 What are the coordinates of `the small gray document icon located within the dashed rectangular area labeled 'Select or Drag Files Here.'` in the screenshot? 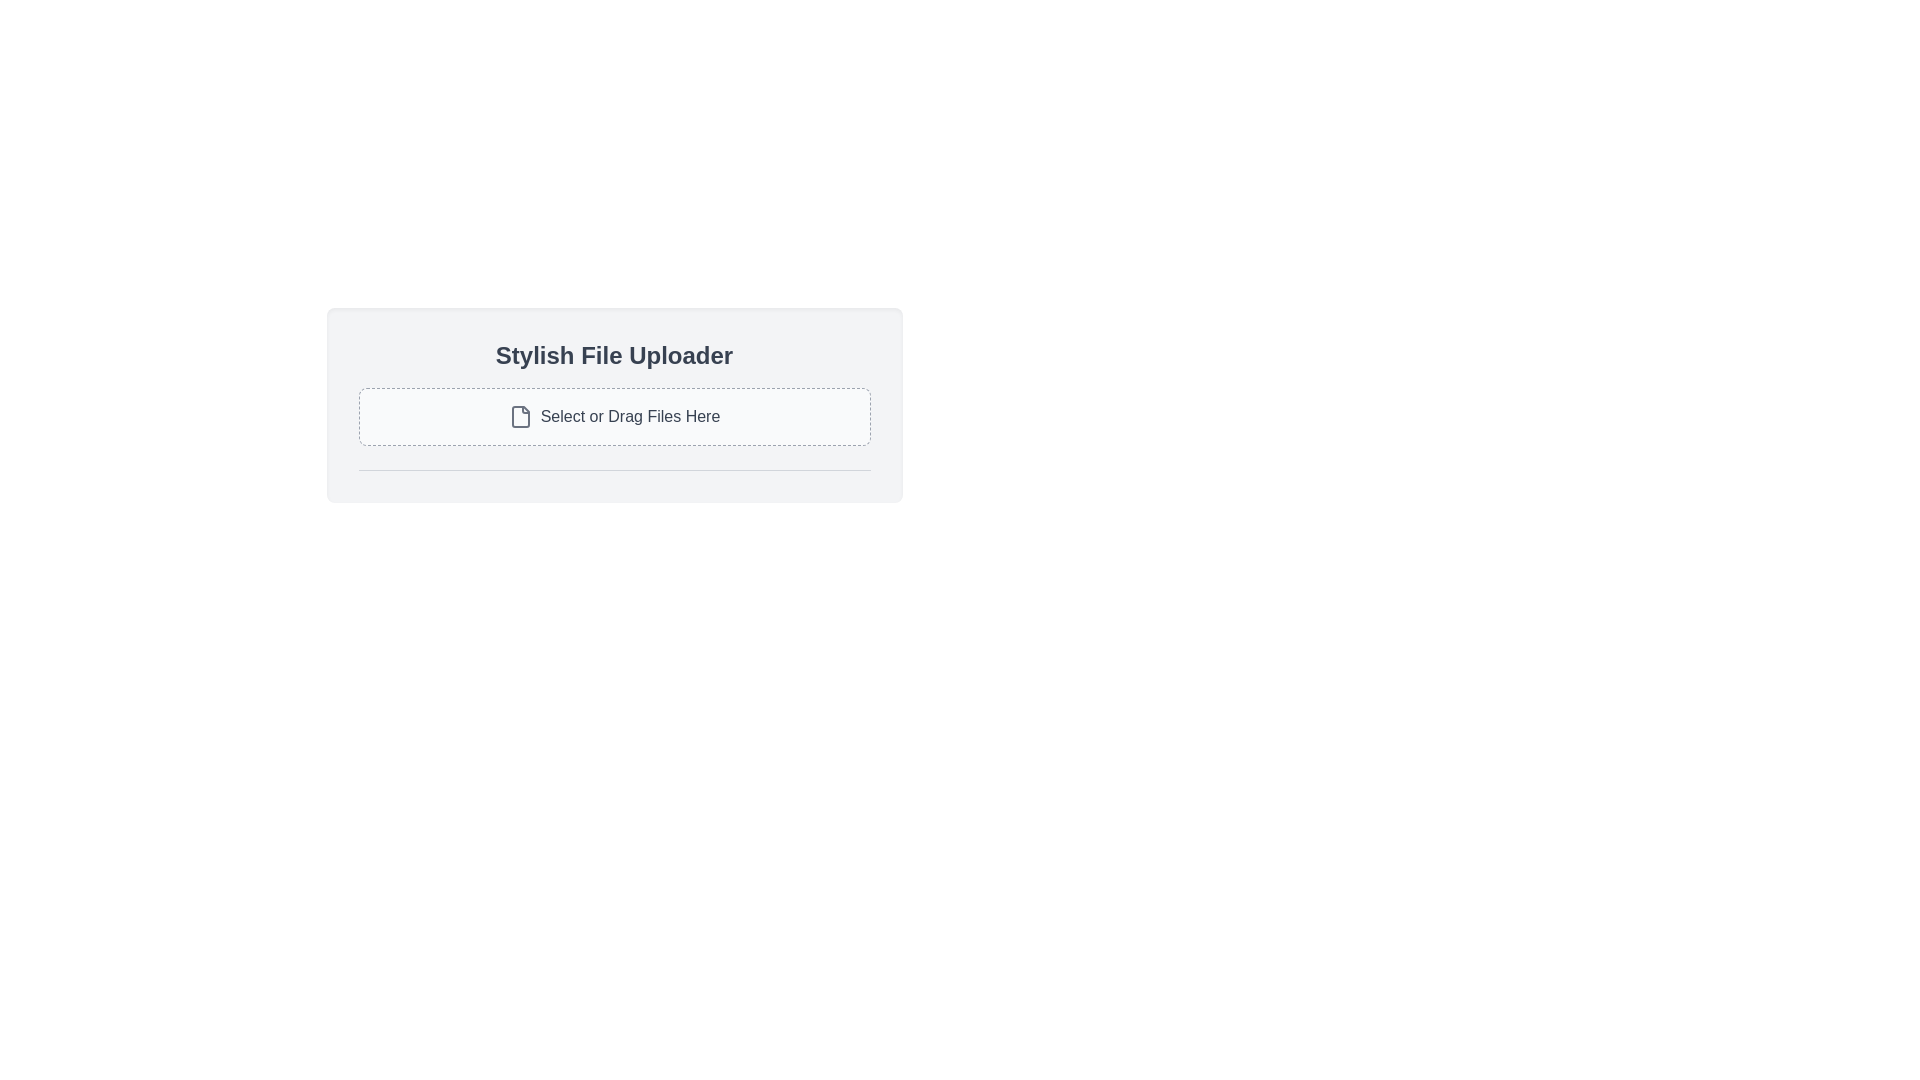 It's located at (520, 415).